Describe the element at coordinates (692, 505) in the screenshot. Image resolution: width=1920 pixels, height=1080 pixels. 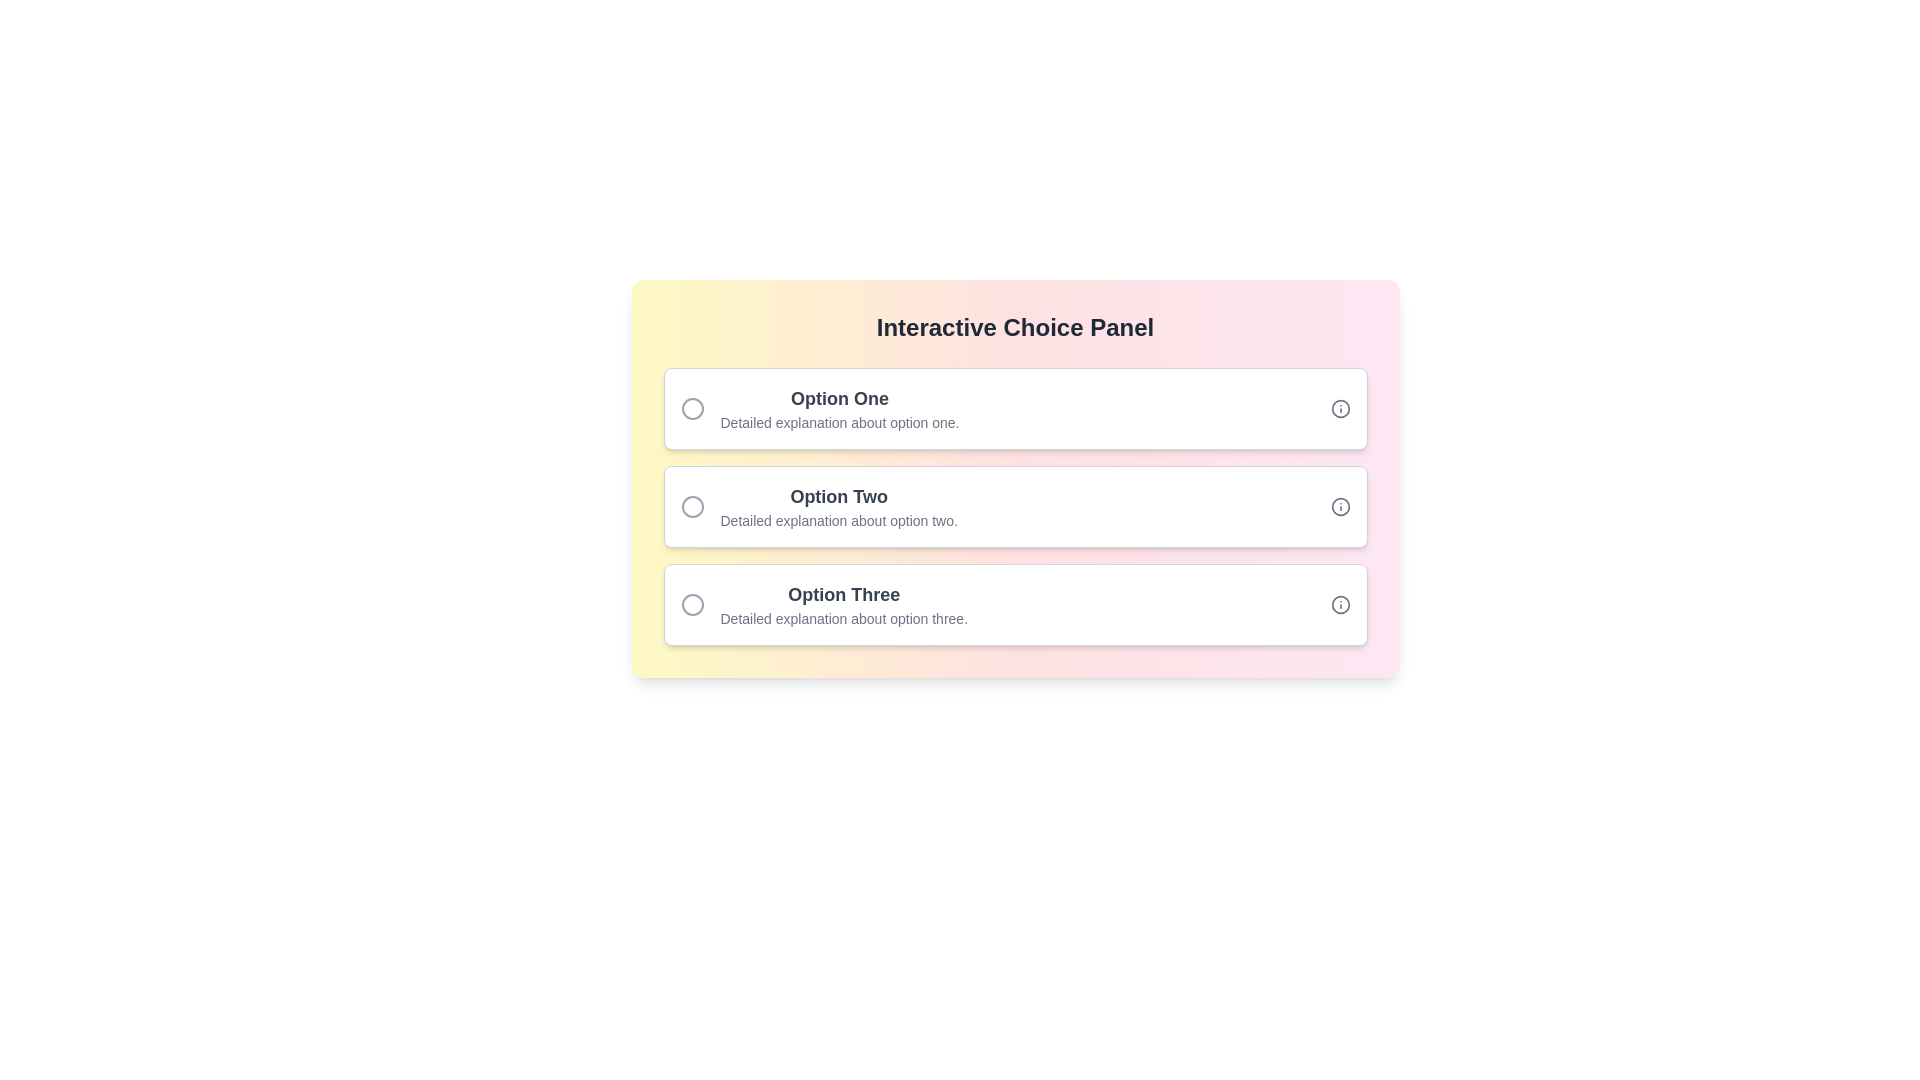
I see `the radio button associated with 'Option Two'` at that location.